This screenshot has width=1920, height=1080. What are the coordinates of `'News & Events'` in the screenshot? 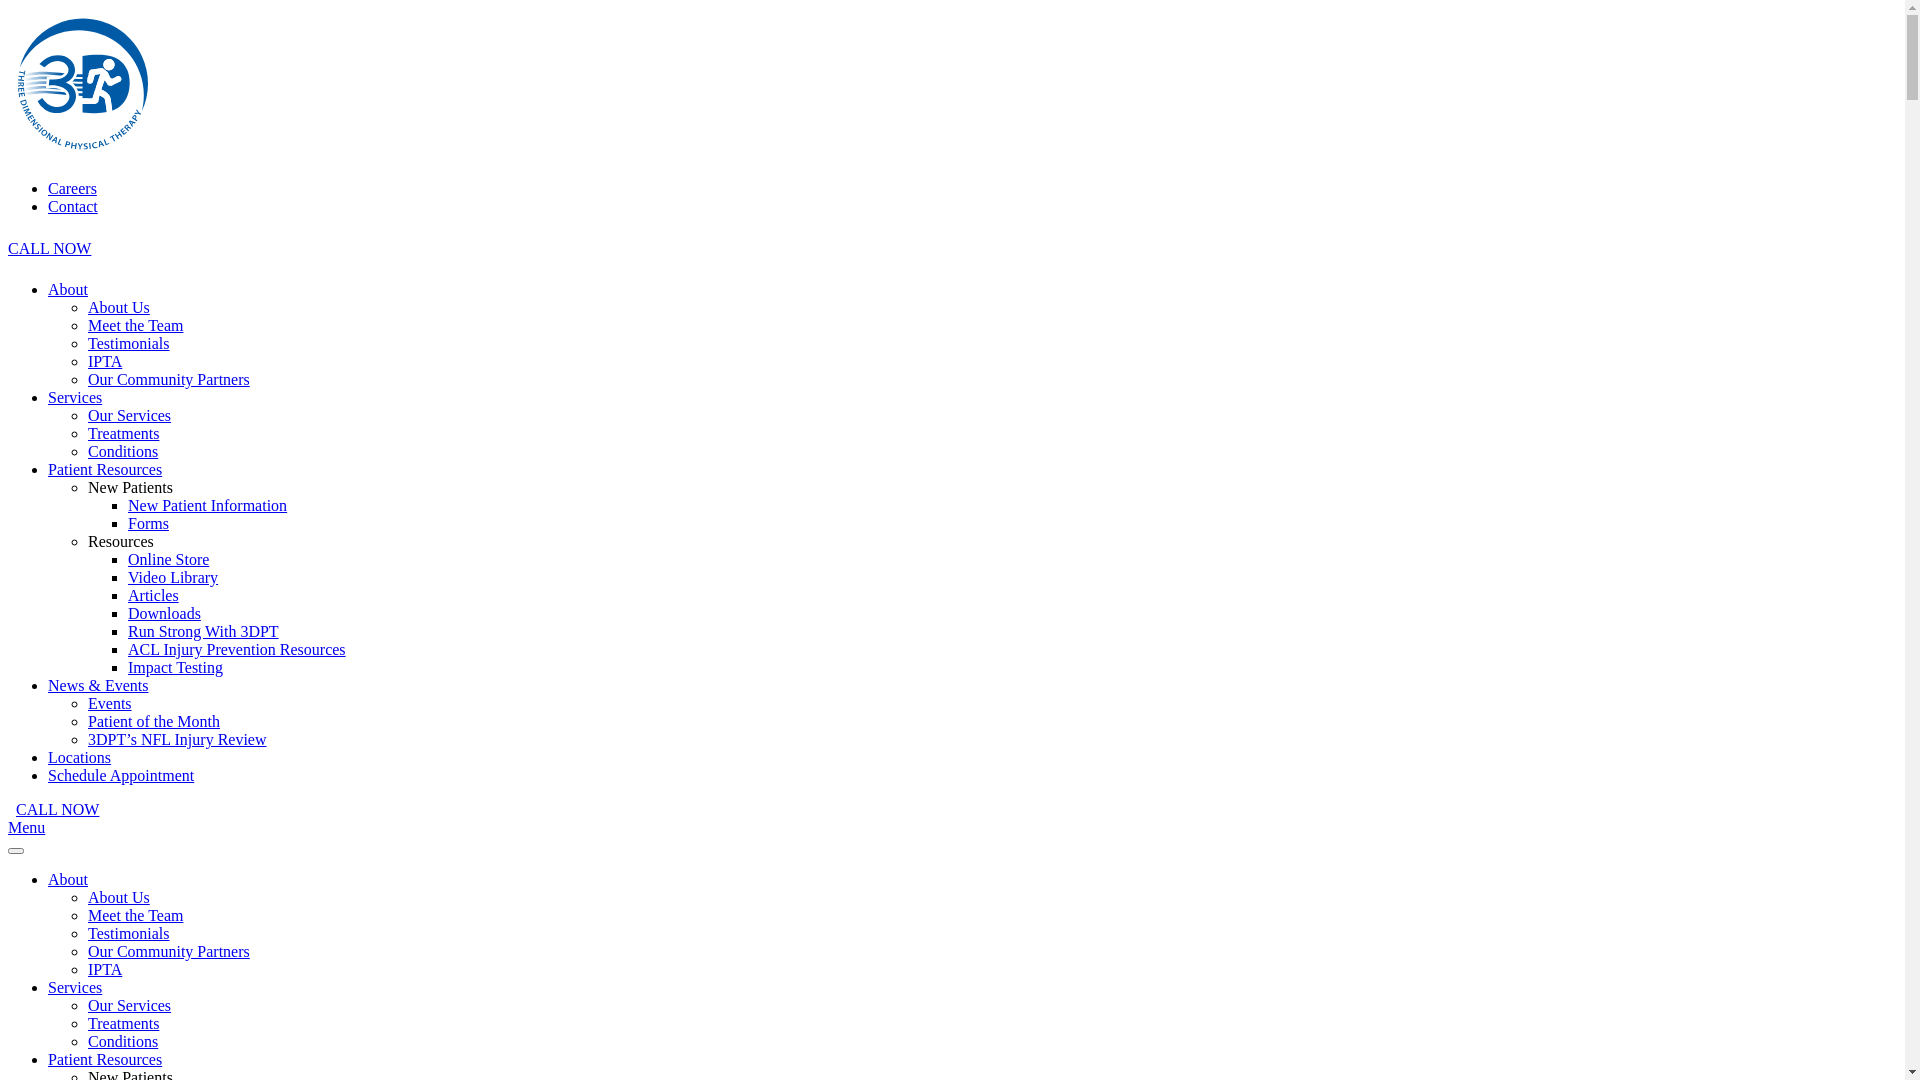 It's located at (96, 684).